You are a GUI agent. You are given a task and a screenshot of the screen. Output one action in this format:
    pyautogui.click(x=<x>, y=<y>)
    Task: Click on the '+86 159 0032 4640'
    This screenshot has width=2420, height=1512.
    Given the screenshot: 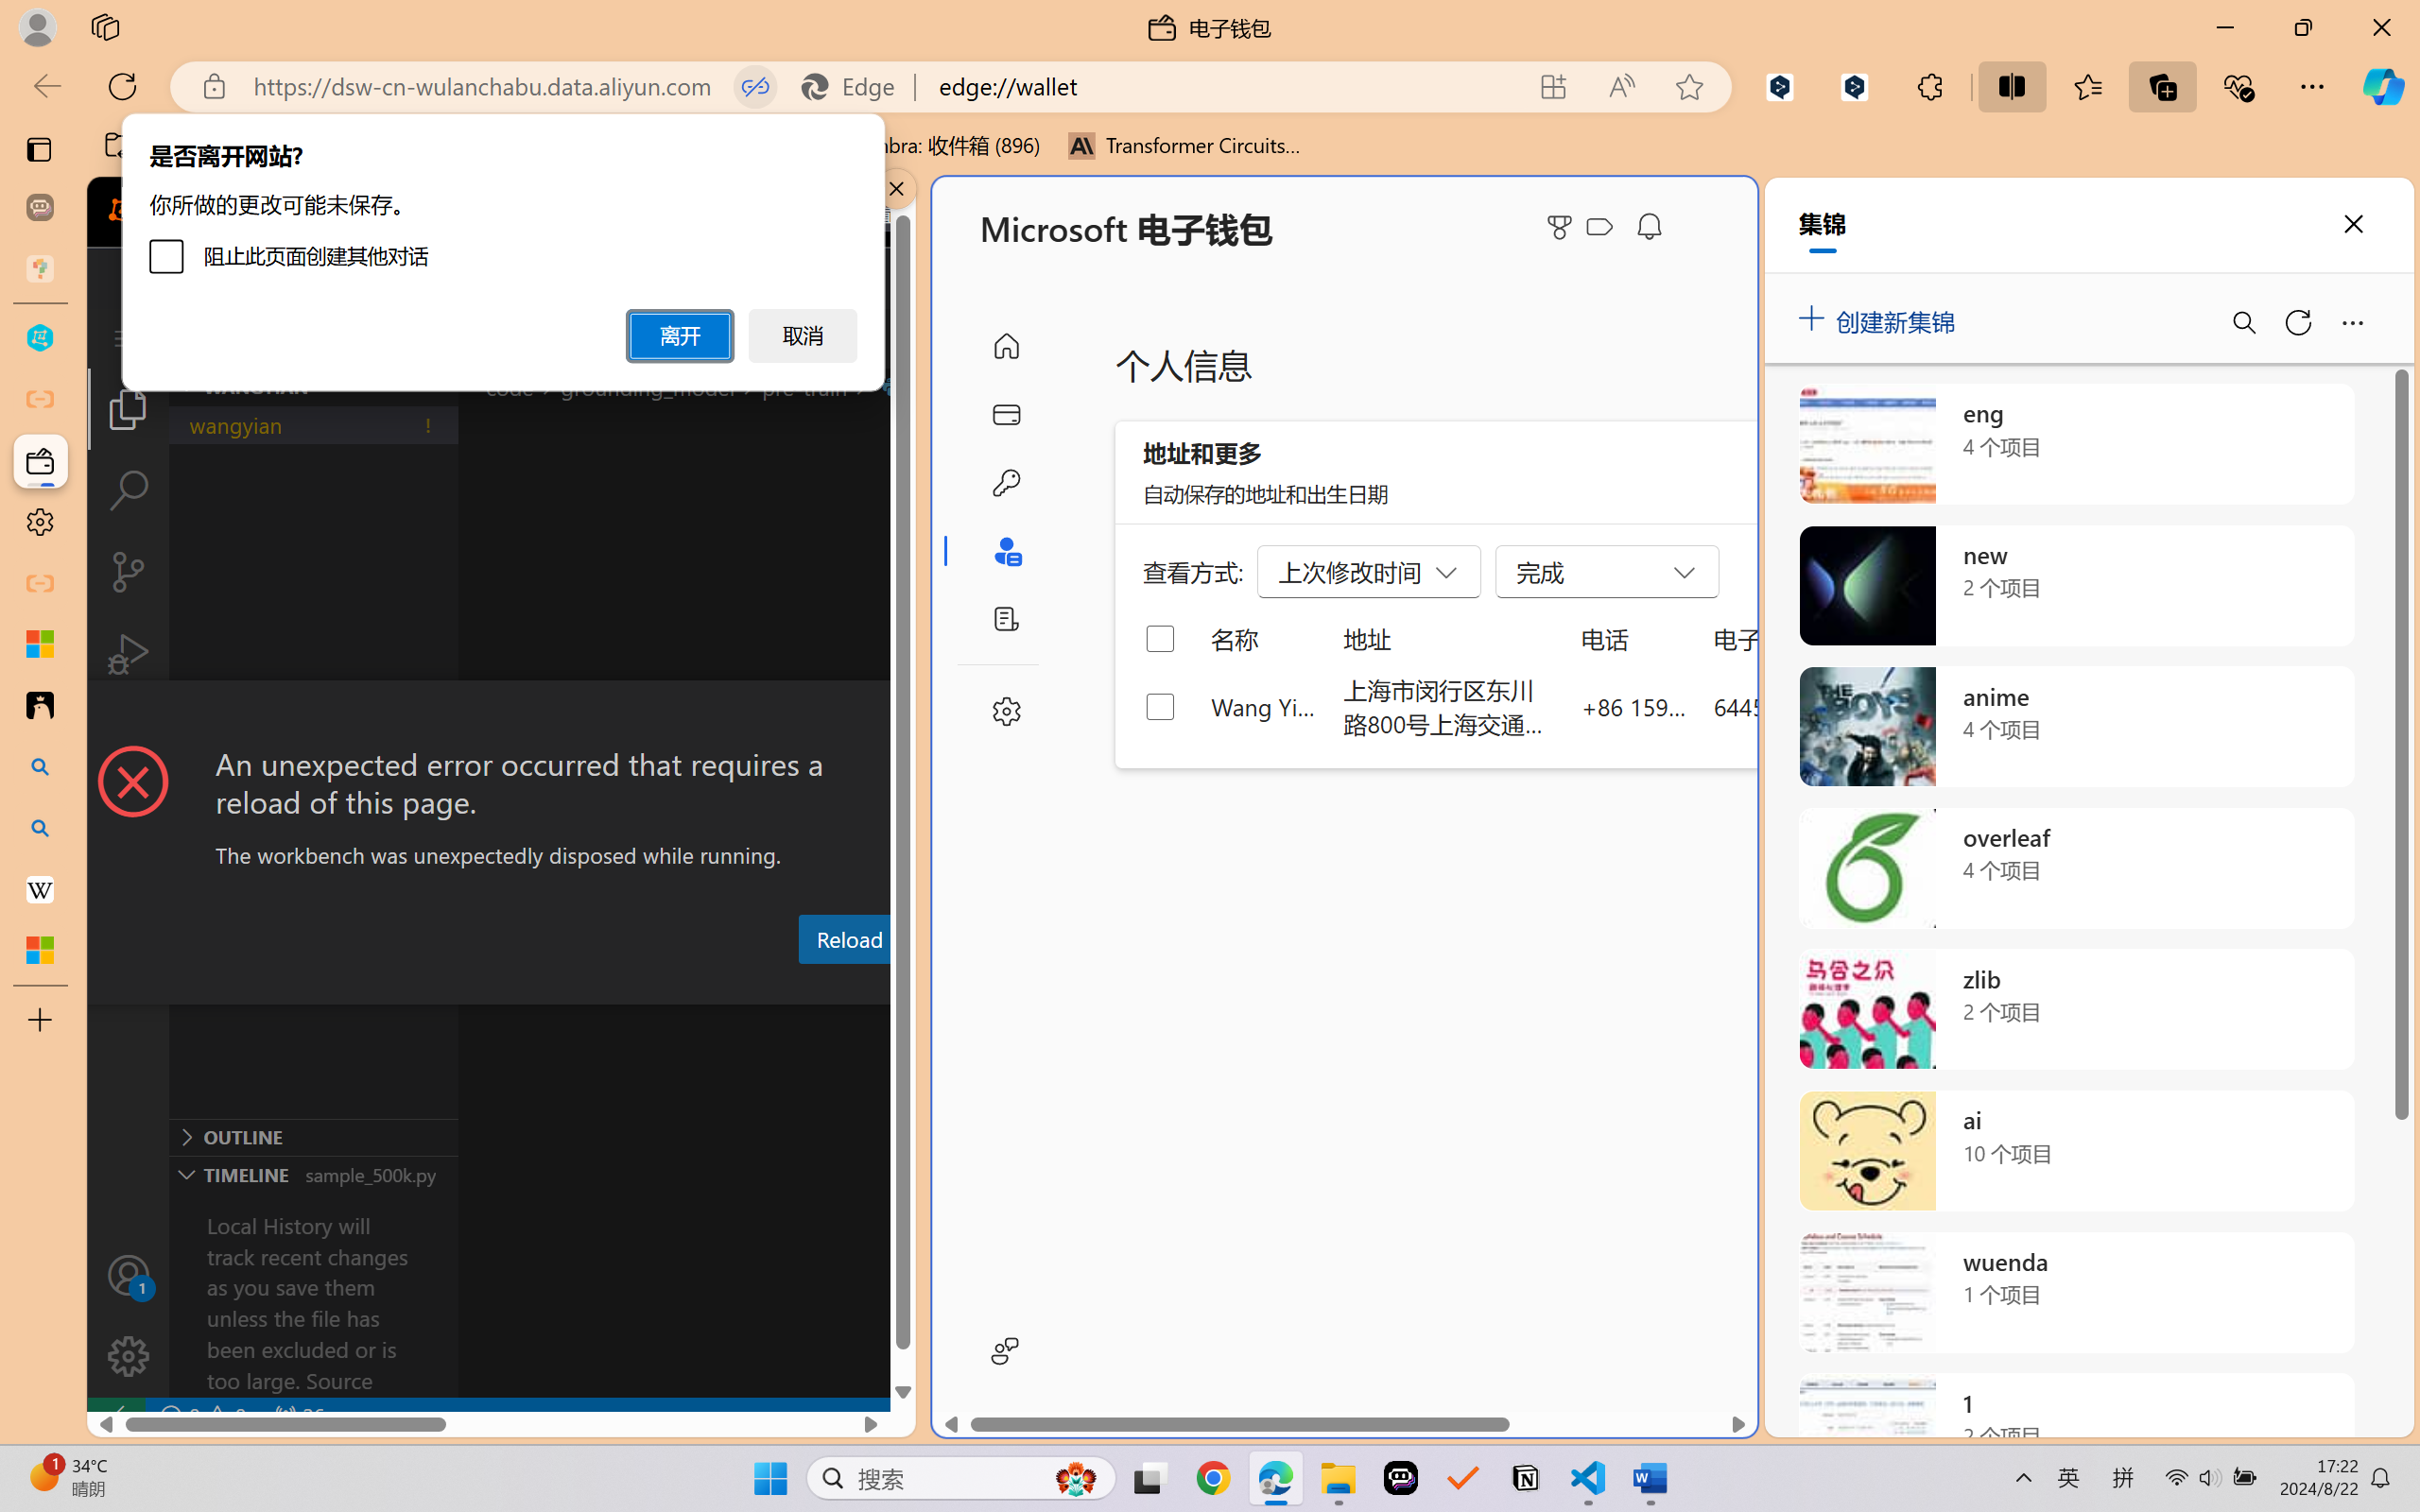 What is the action you would take?
    pyautogui.click(x=1634, y=705)
    